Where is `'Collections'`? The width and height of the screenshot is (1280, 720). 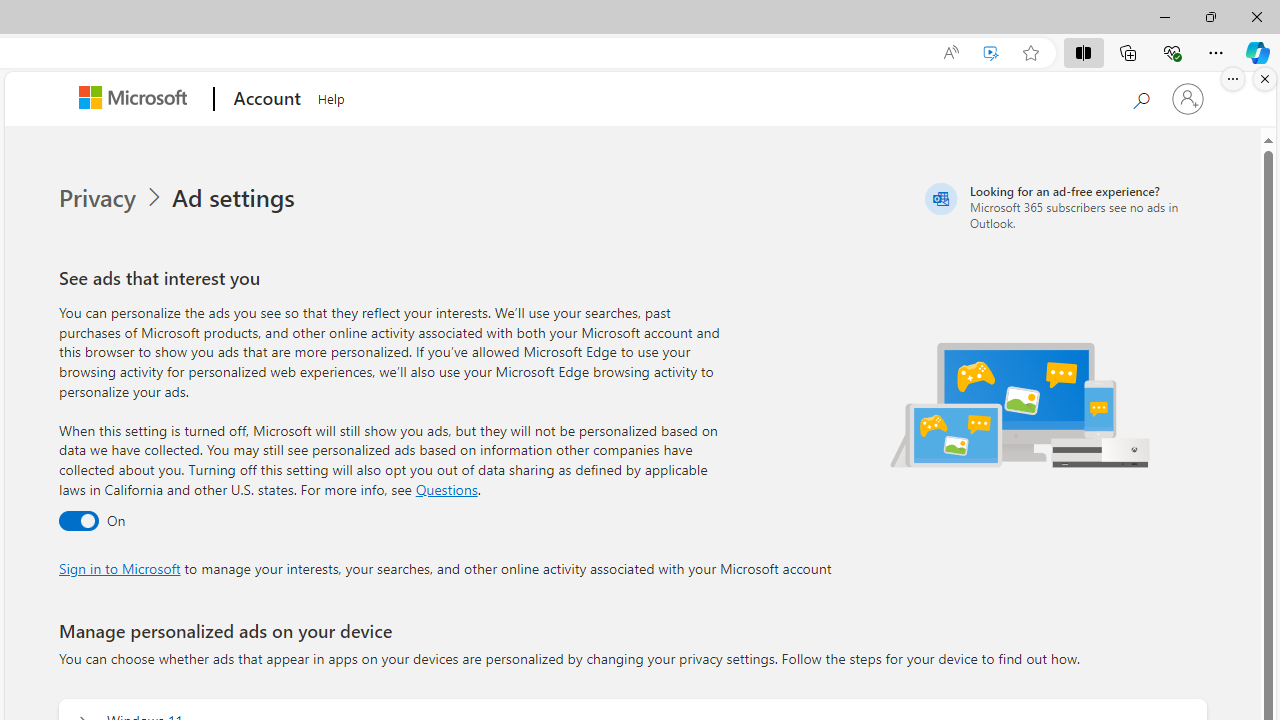 'Collections' is located at coordinates (1128, 51).